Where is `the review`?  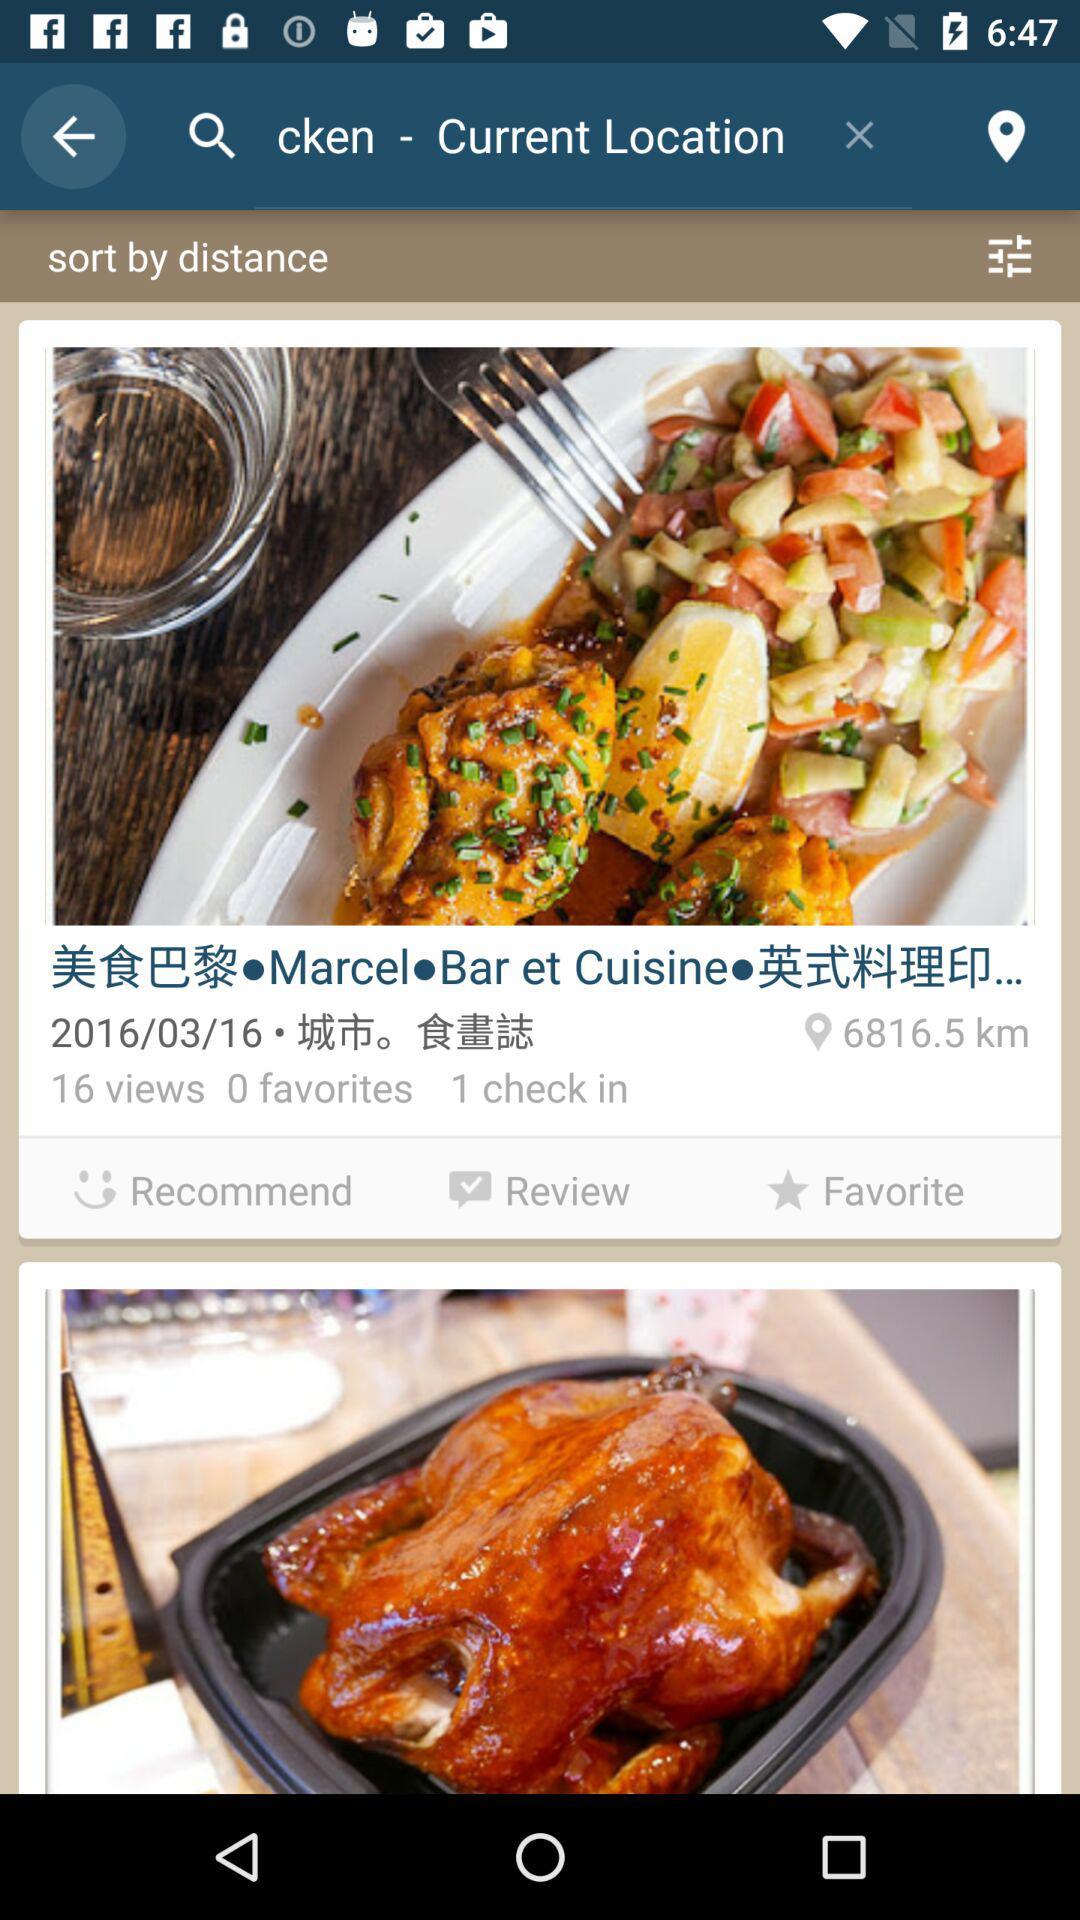
the review is located at coordinates (540, 1184).